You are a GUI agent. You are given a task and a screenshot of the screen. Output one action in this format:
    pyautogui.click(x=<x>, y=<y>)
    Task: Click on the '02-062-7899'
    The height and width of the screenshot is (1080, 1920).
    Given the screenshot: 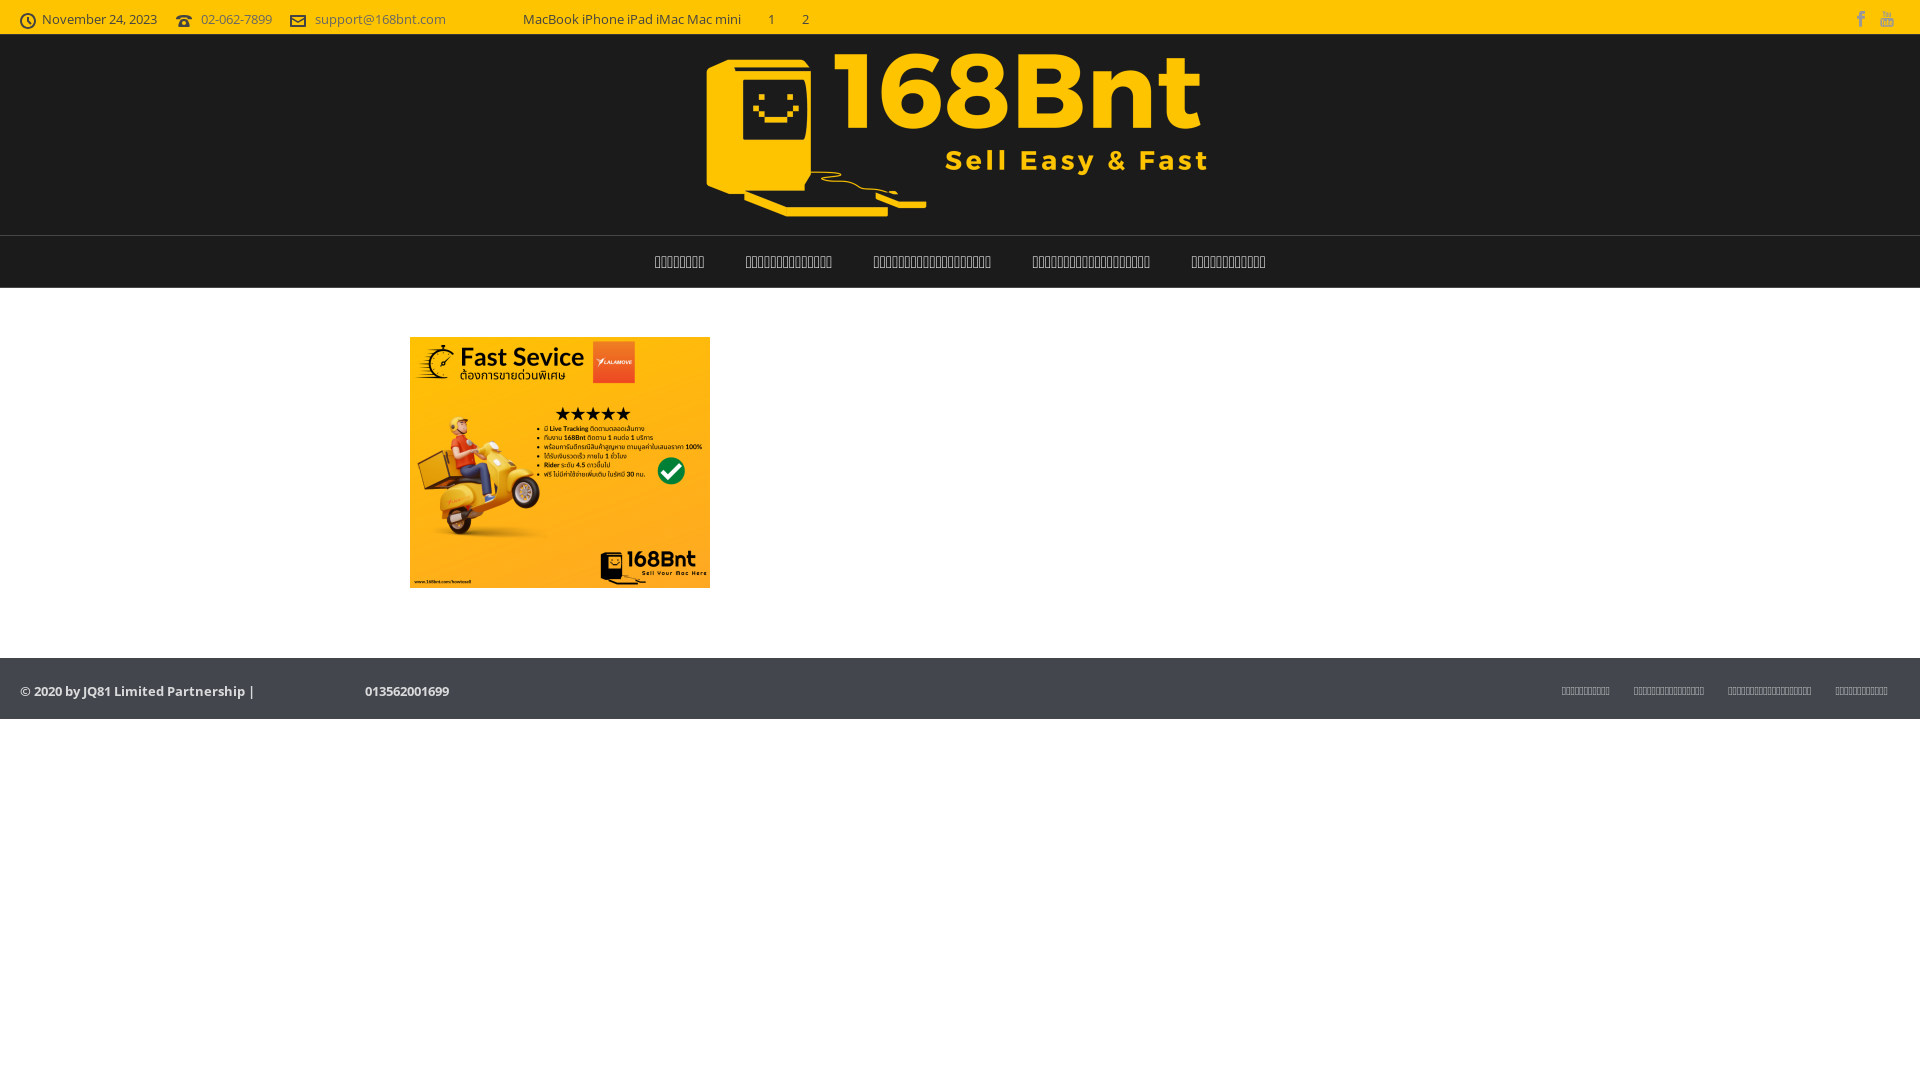 What is the action you would take?
    pyautogui.click(x=236, y=19)
    